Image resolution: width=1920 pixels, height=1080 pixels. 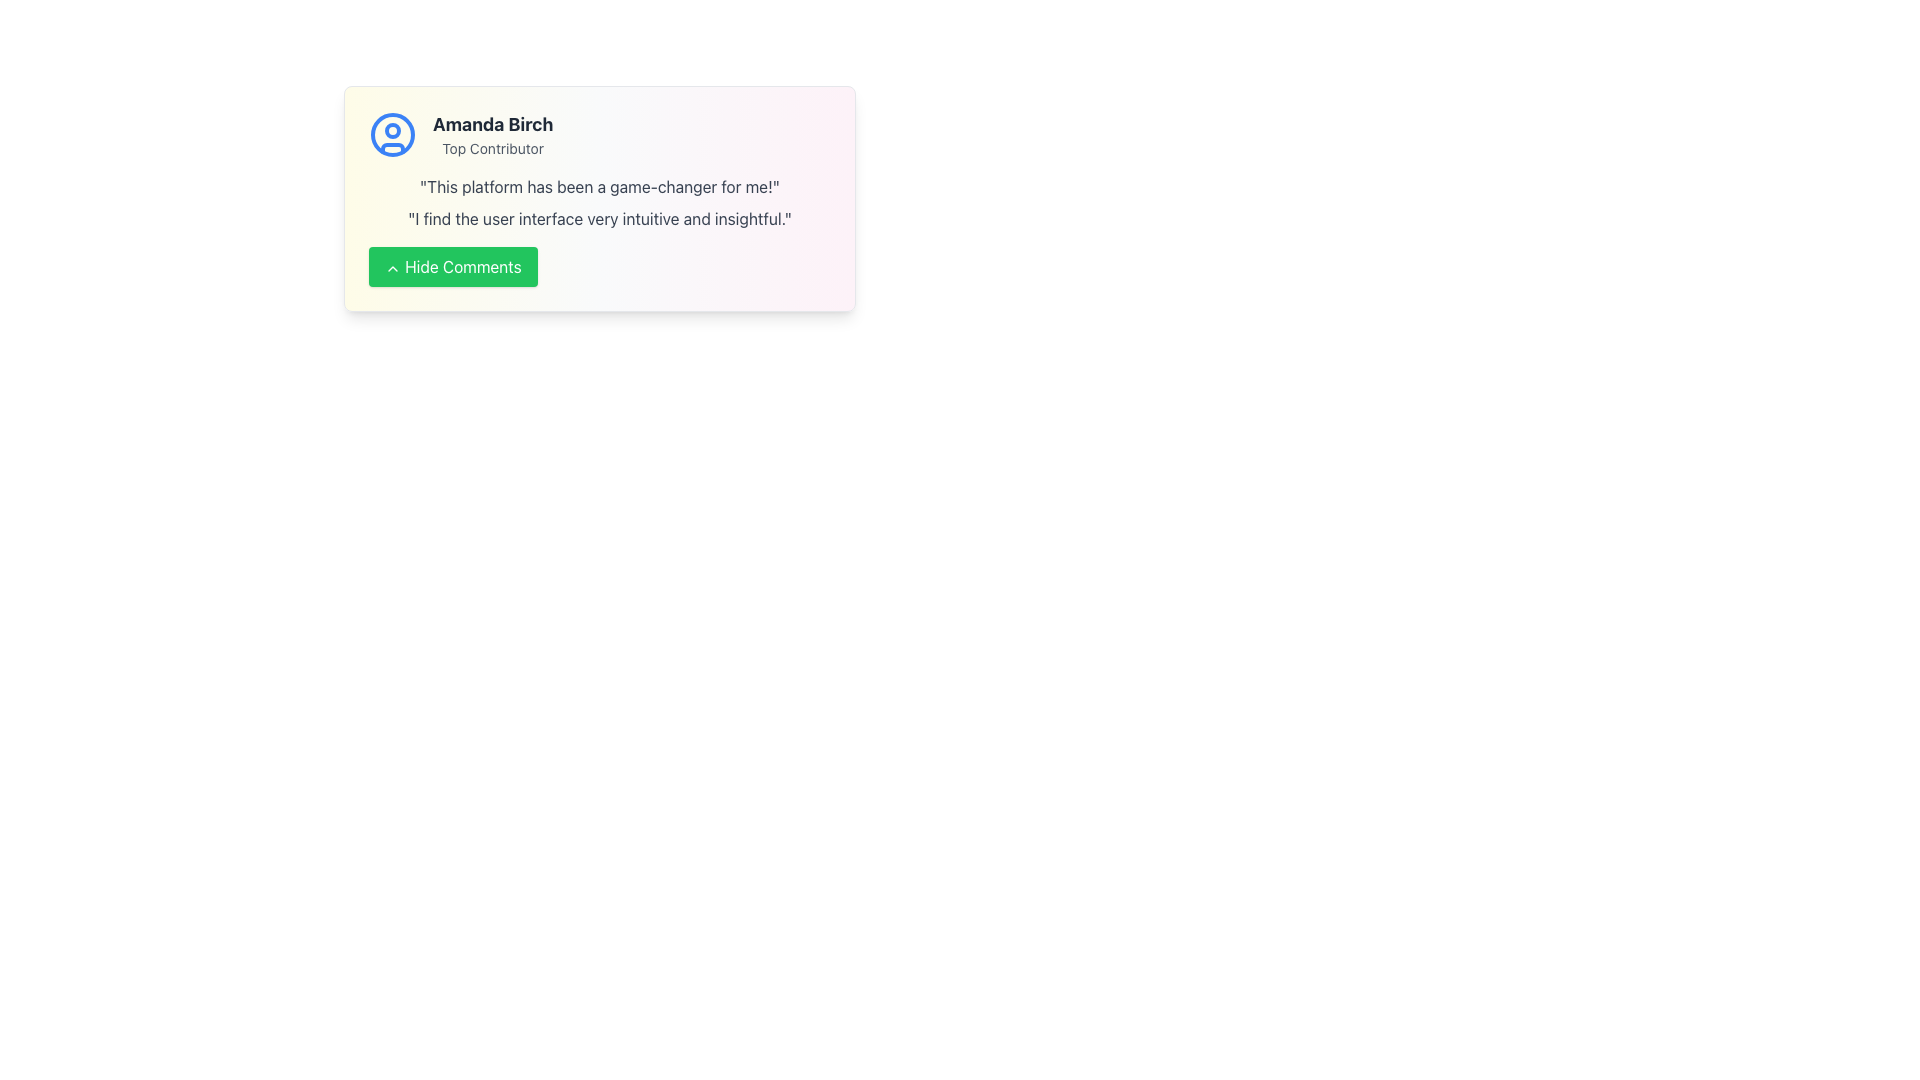 I want to click on the user profile icon located on the extreme left of the section containing the name 'Amanda Birch' and the title 'Top Contributor', so click(x=393, y=135).